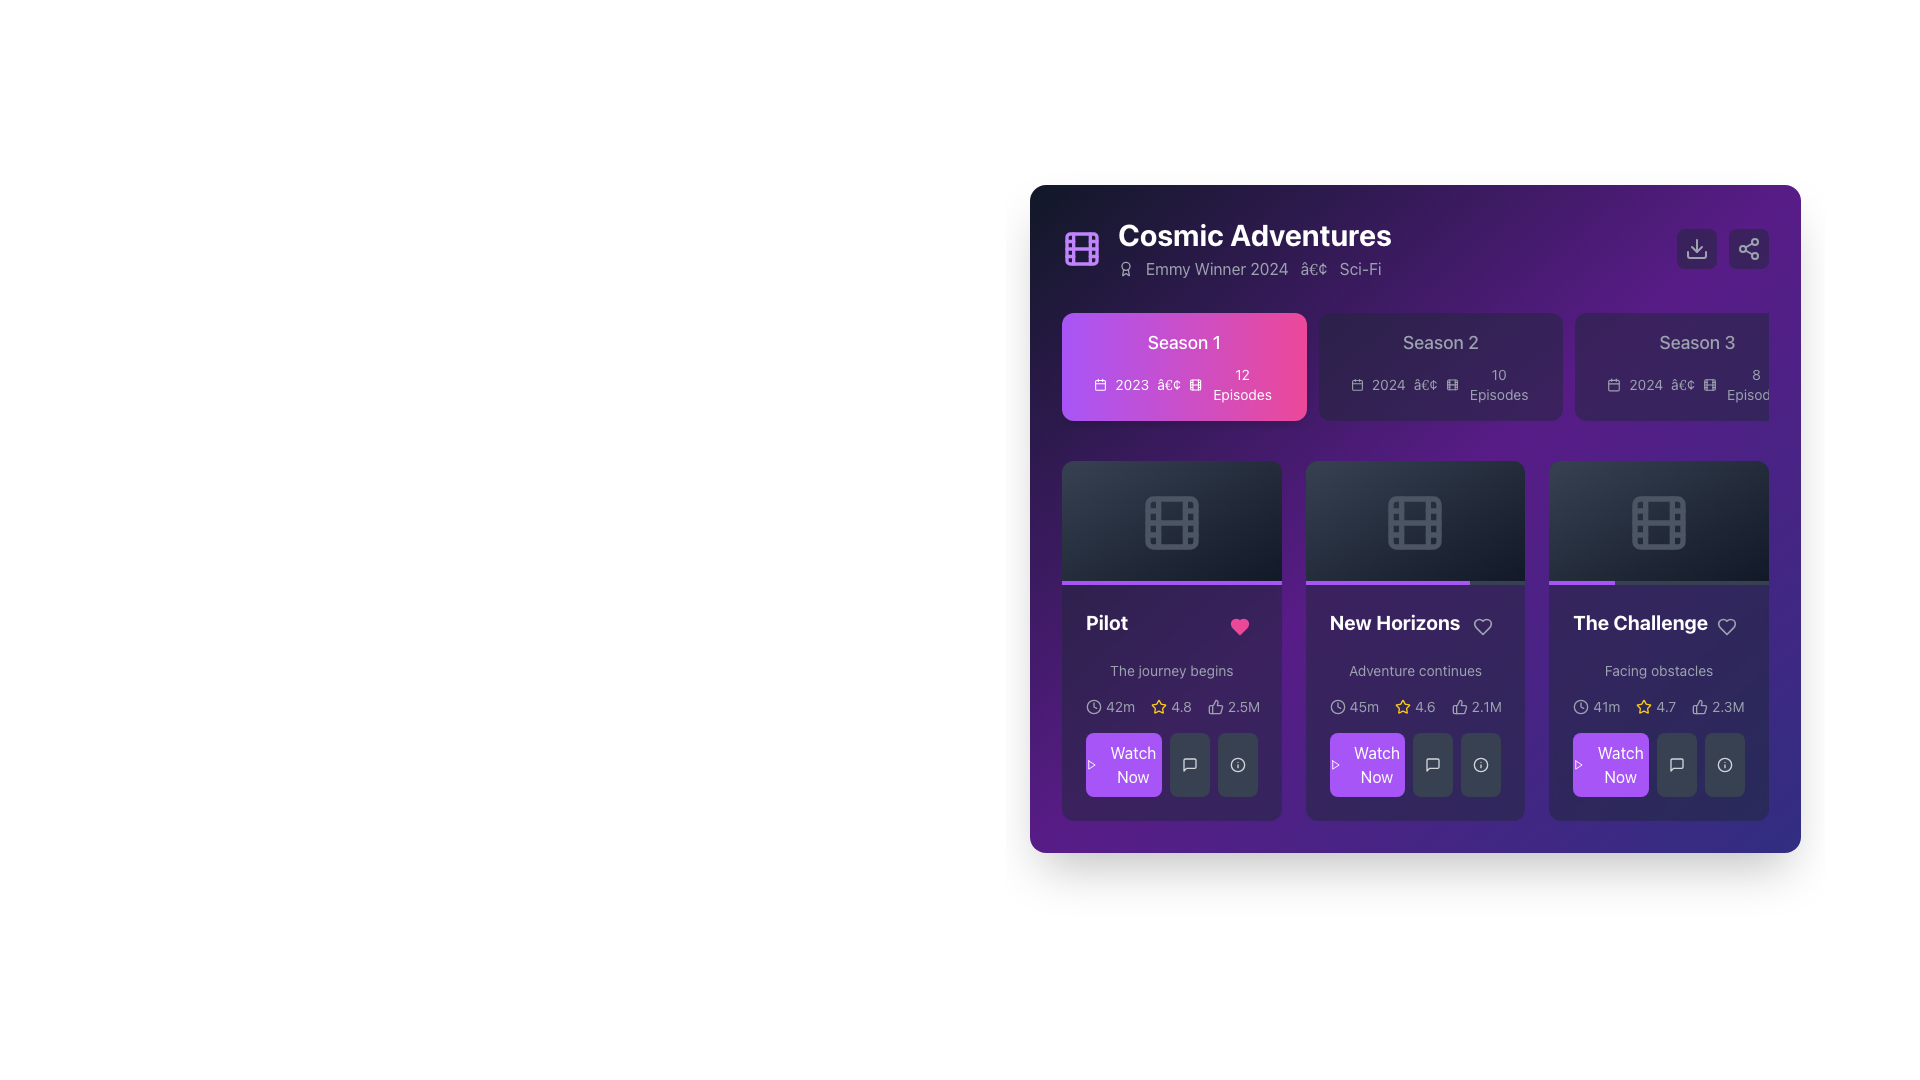 This screenshot has width=1920, height=1080. Describe the element at coordinates (1123, 764) in the screenshot. I see `the first button` at that location.